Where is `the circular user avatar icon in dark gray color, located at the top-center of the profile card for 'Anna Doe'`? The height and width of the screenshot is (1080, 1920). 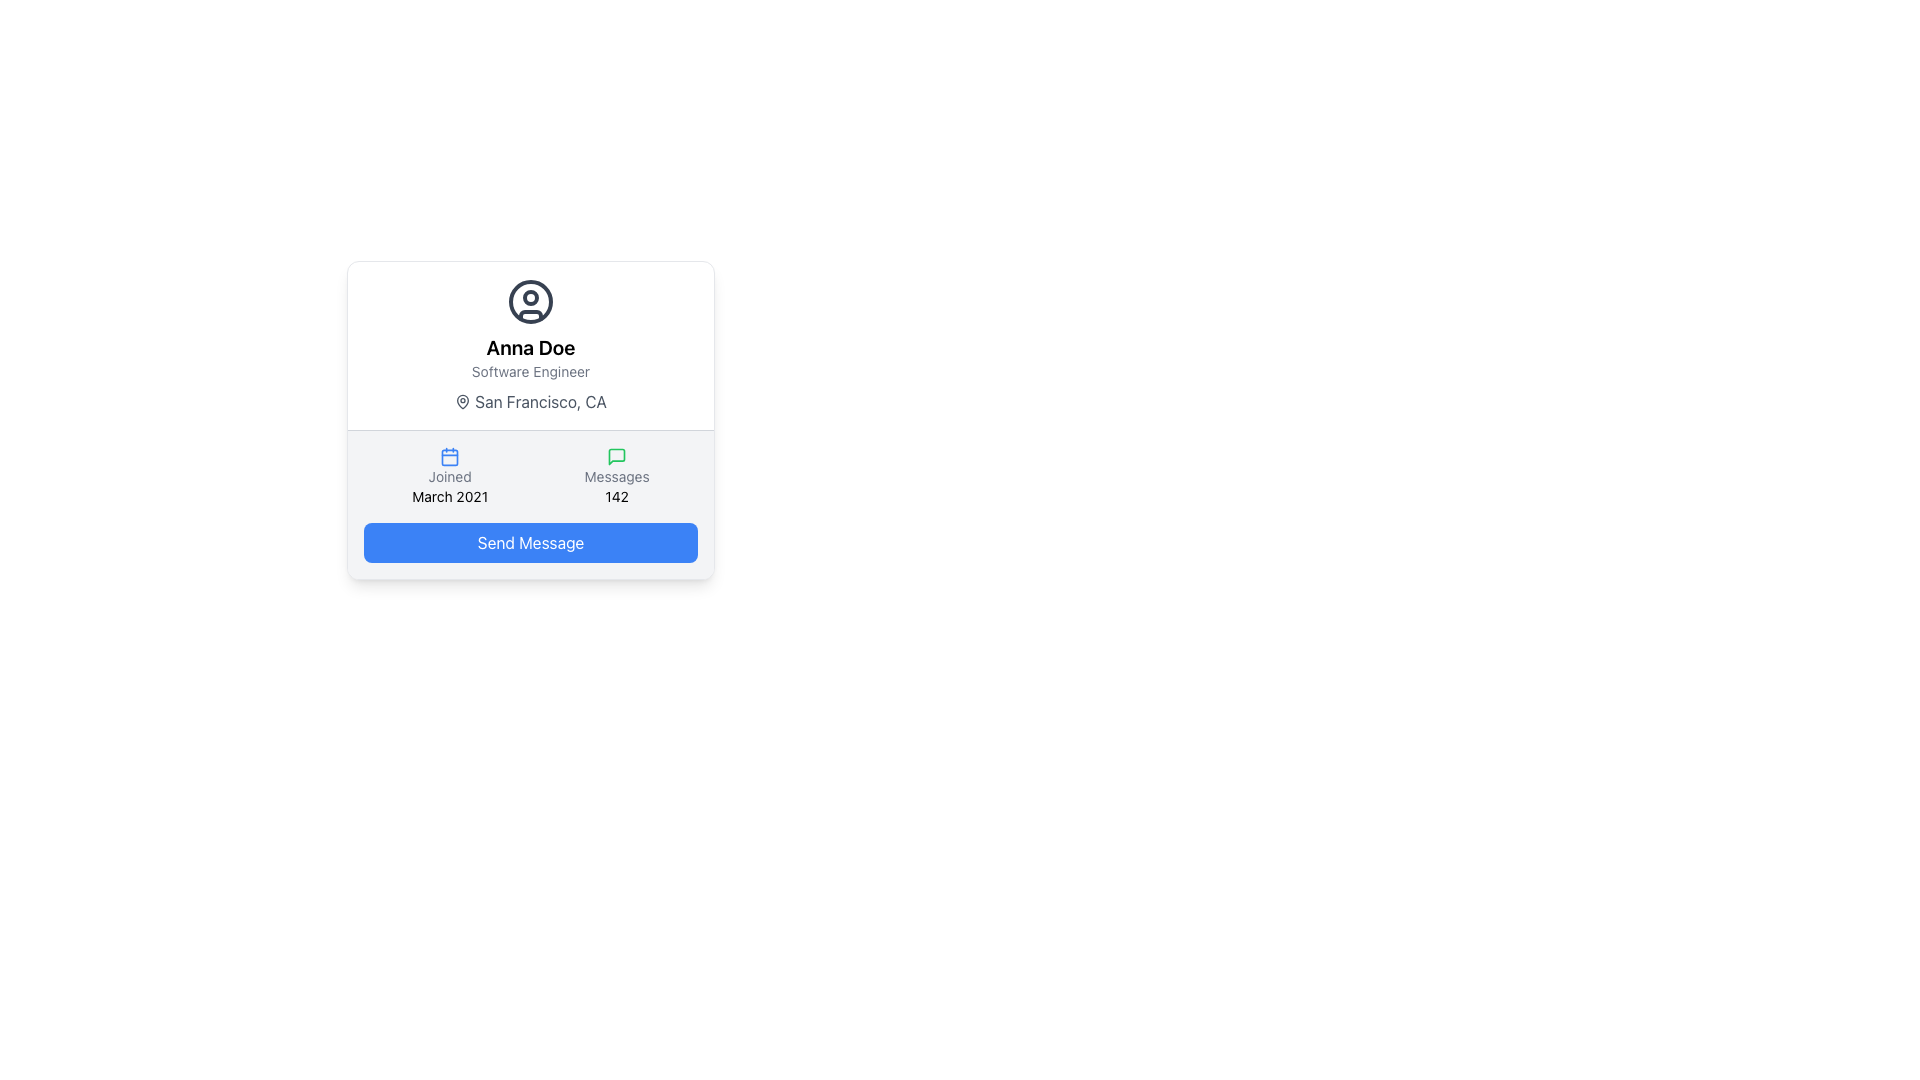 the circular user avatar icon in dark gray color, located at the top-center of the profile card for 'Anna Doe' is located at coordinates (531, 301).